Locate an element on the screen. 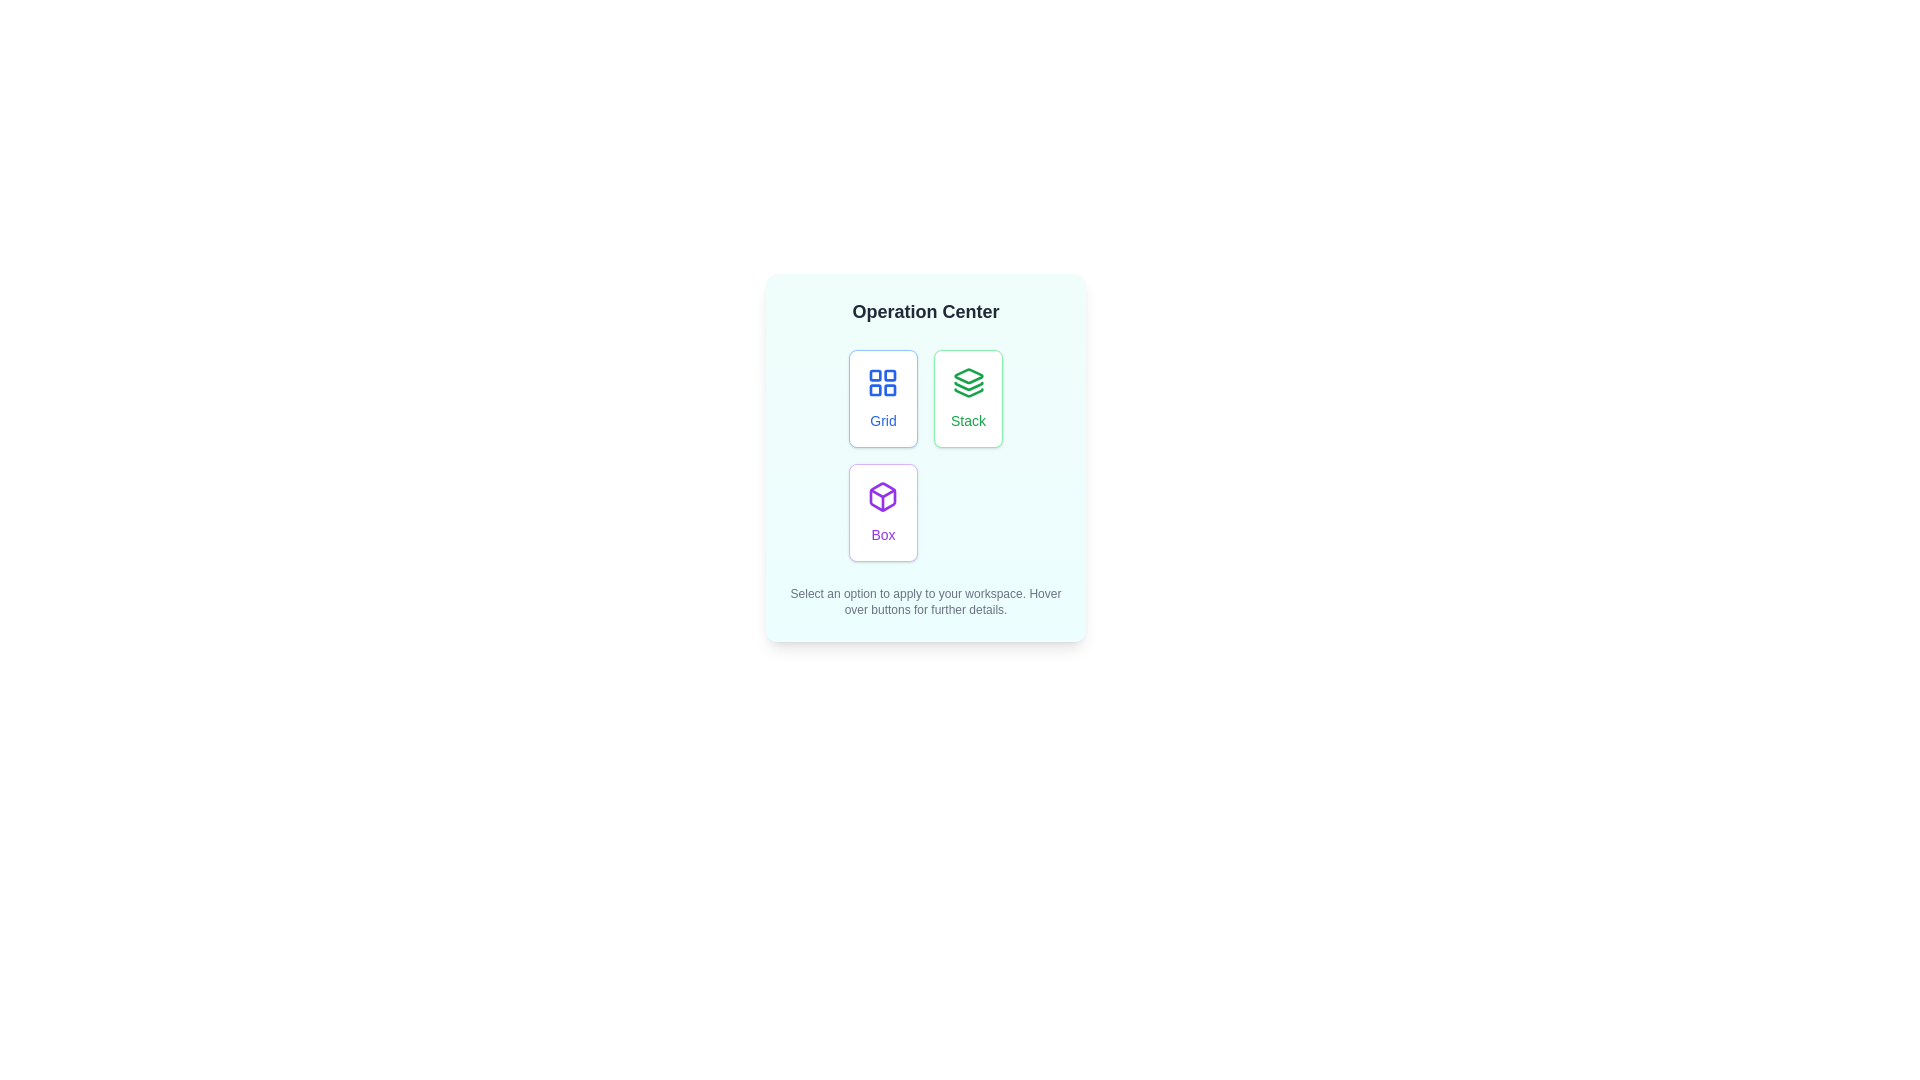 The image size is (1920, 1080). the icon located in the second cell of the second row in a 2x2 grid layout is located at coordinates (889, 390).